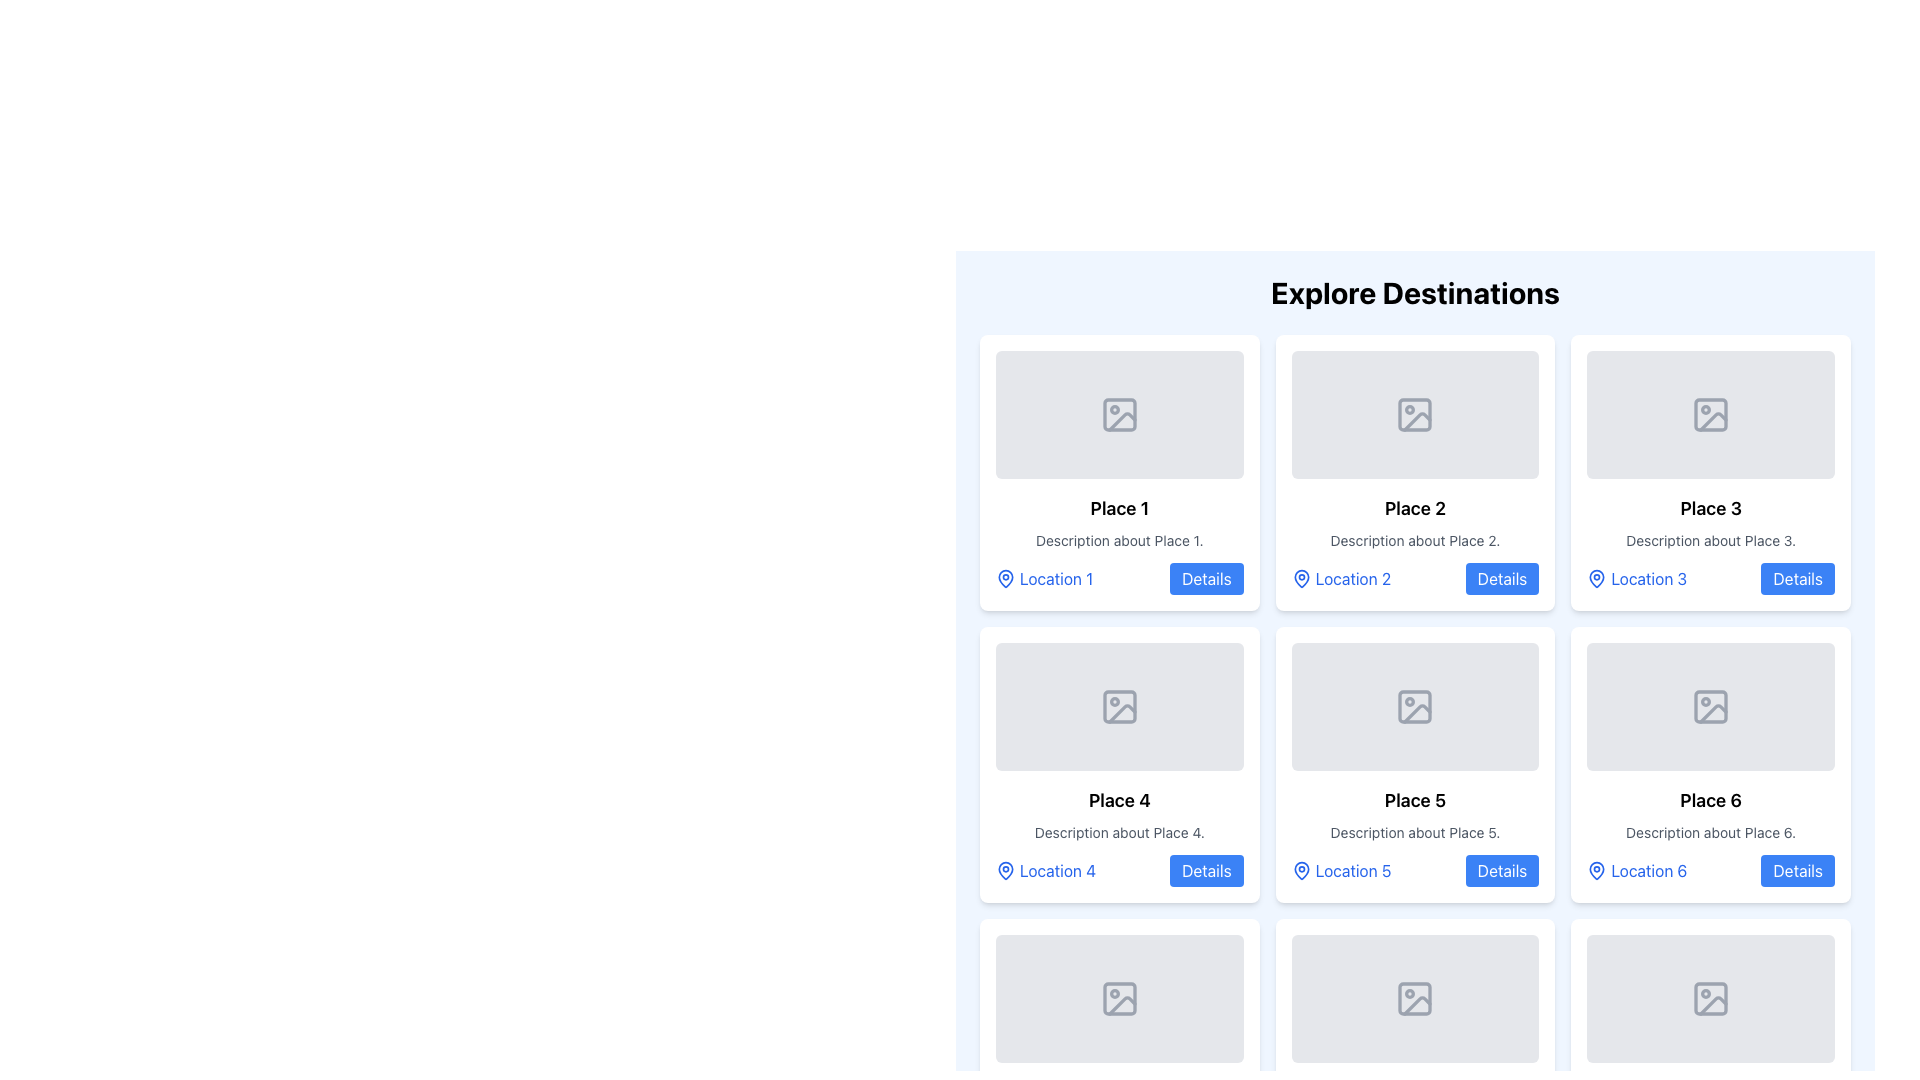  What do you see at coordinates (1414, 414) in the screenshot?
I see `the image placeholder located in the top-left corner of the card labeled 'Place 2', which signifies where media content would be displayed` at bounding box center [1414, 414].